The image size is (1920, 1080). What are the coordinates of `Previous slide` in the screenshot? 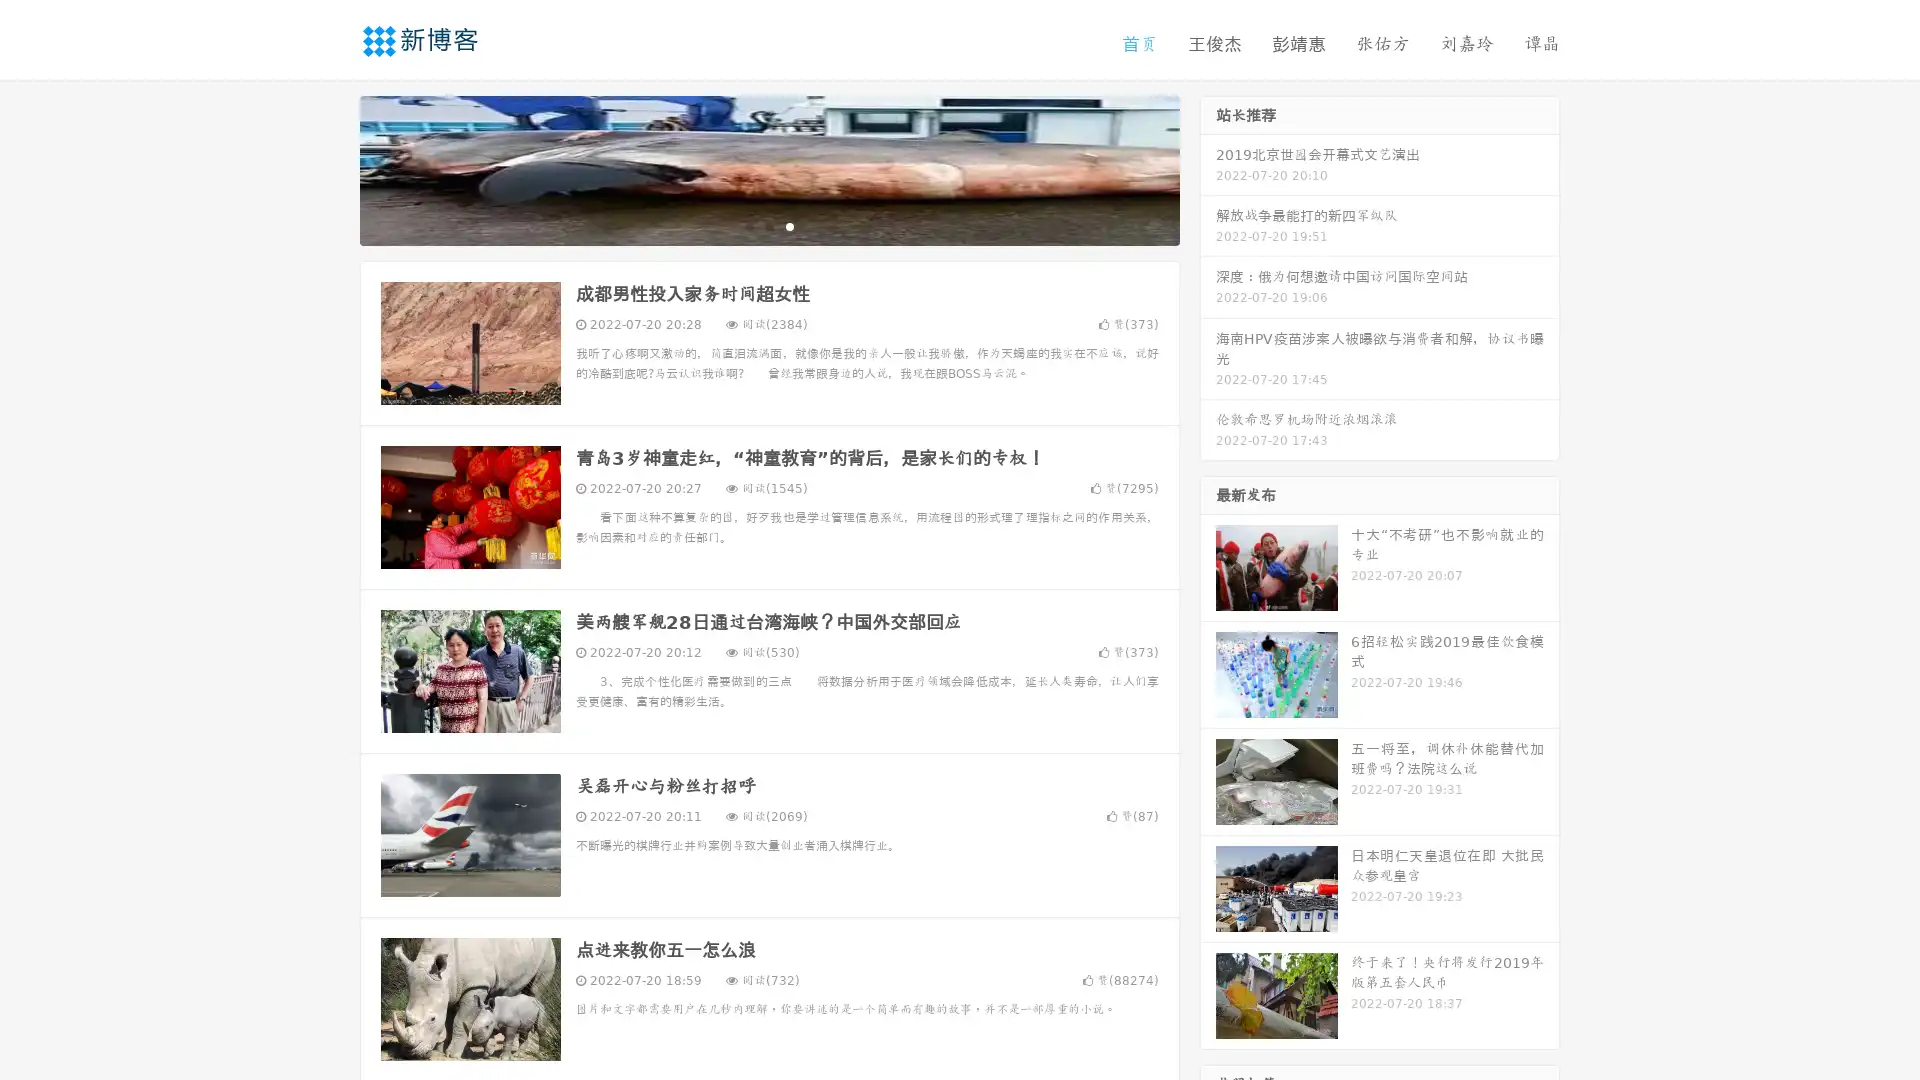 It's located at (330, 168).